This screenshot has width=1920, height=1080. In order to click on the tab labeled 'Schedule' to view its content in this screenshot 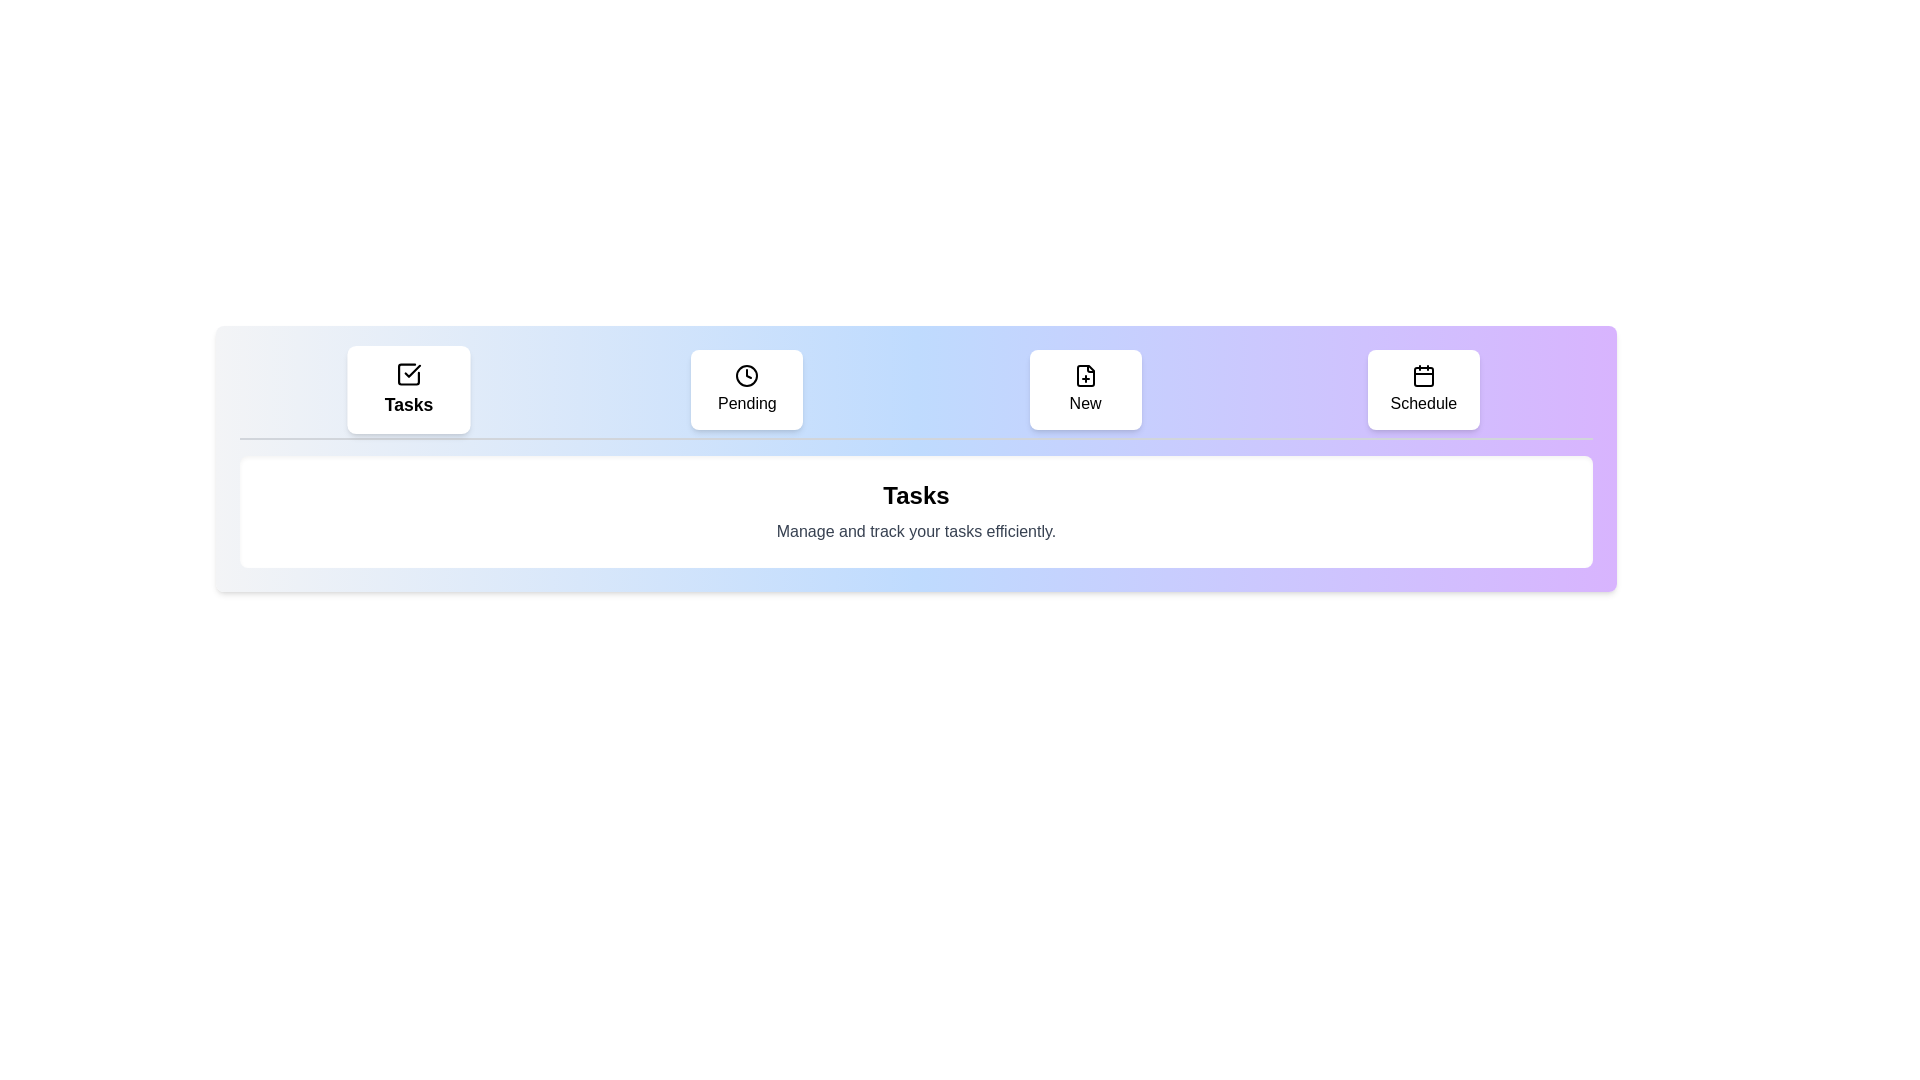, I will do `click(1422, 389)`.